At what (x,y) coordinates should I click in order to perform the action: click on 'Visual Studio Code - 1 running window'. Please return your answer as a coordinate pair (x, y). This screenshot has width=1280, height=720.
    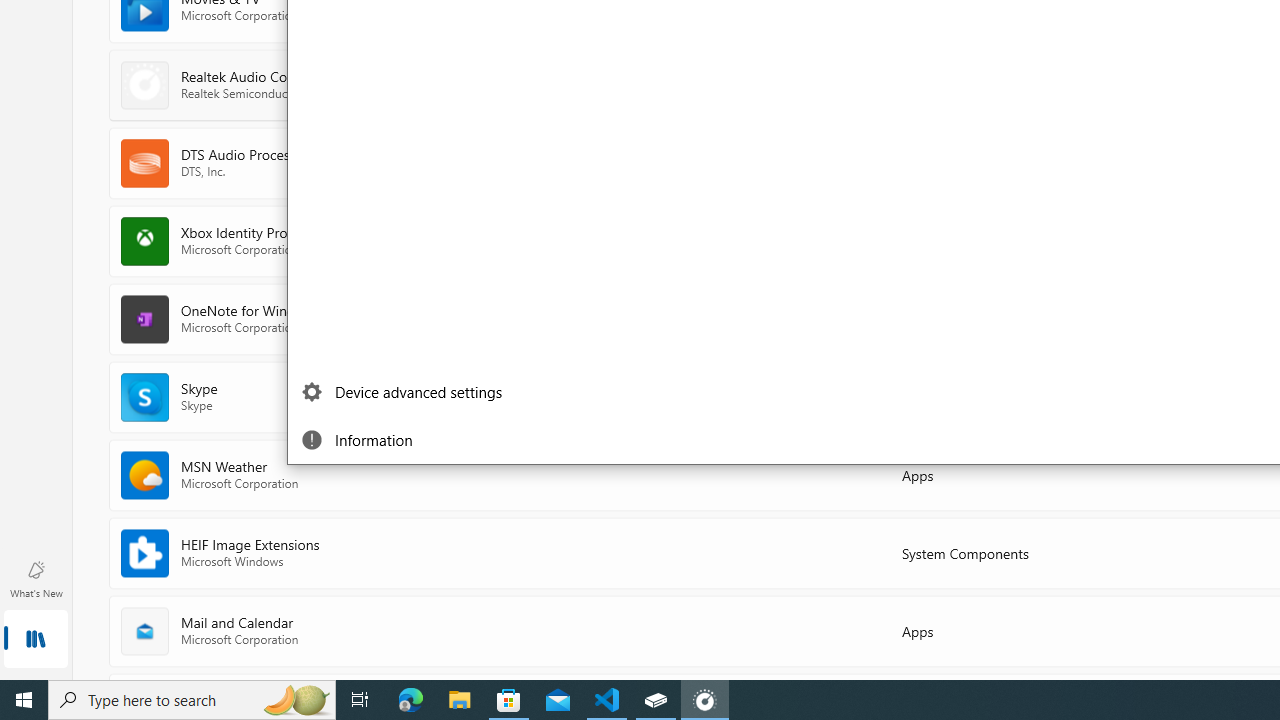
    Looking at the image, I should click on (606, 698).